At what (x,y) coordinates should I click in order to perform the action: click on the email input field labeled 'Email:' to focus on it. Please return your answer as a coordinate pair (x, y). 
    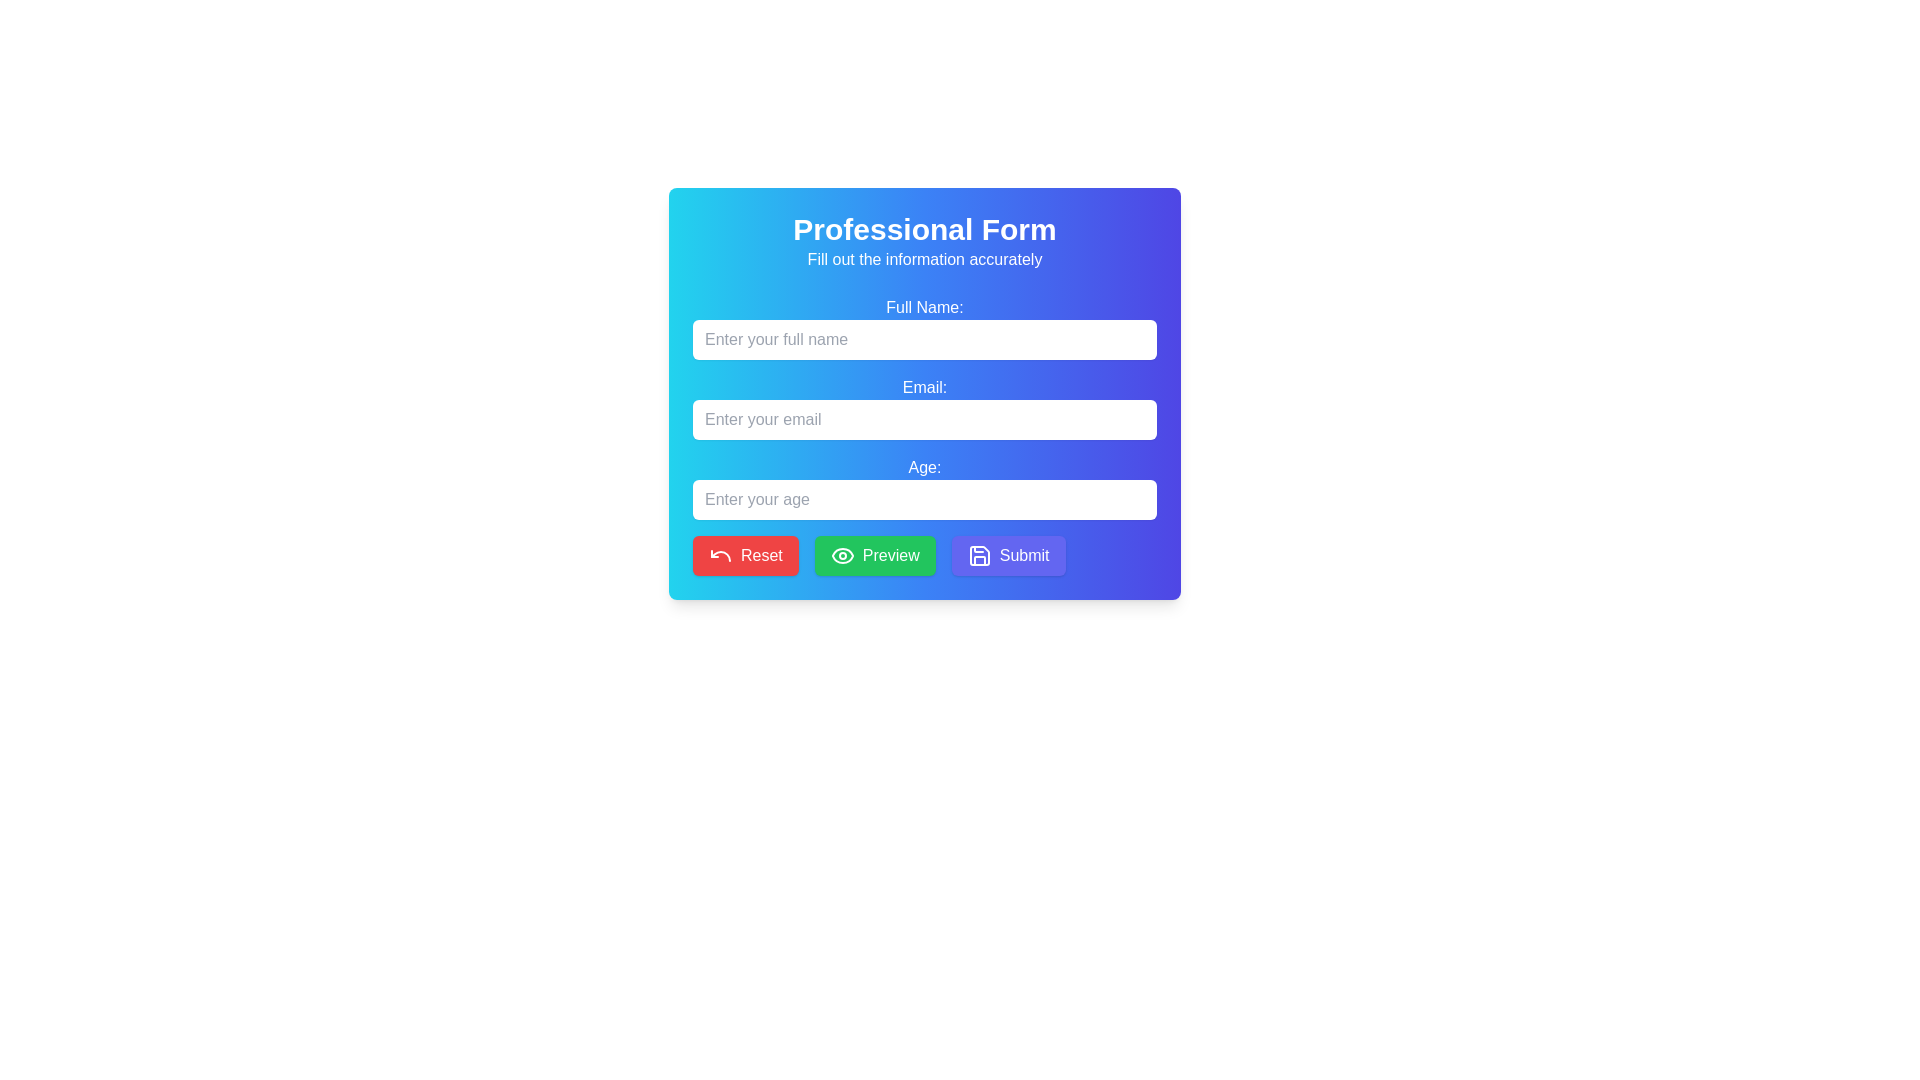
    Looking at the image, I should click on (924, 407).